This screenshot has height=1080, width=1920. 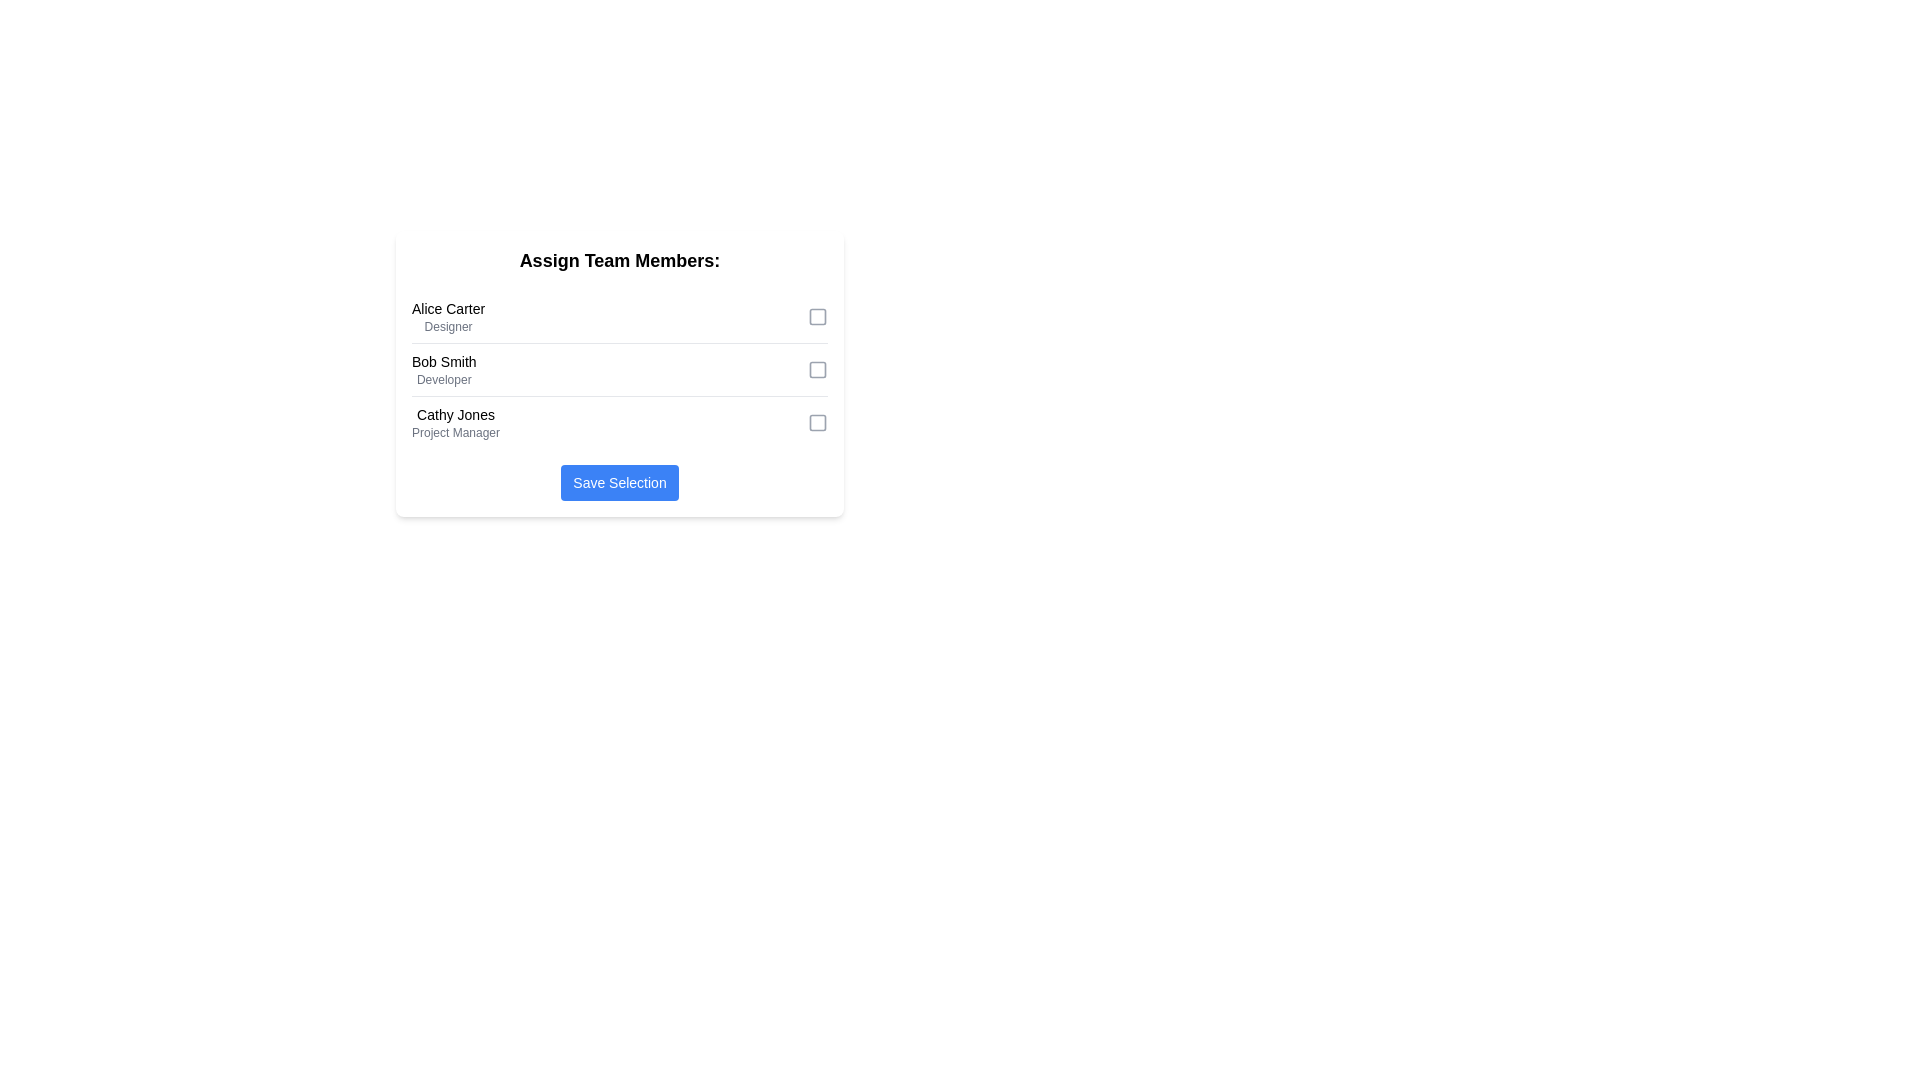 I want to click on the interactive checkbox in the selectable list item for 'Bob Smith', so click(x=618, y=370).